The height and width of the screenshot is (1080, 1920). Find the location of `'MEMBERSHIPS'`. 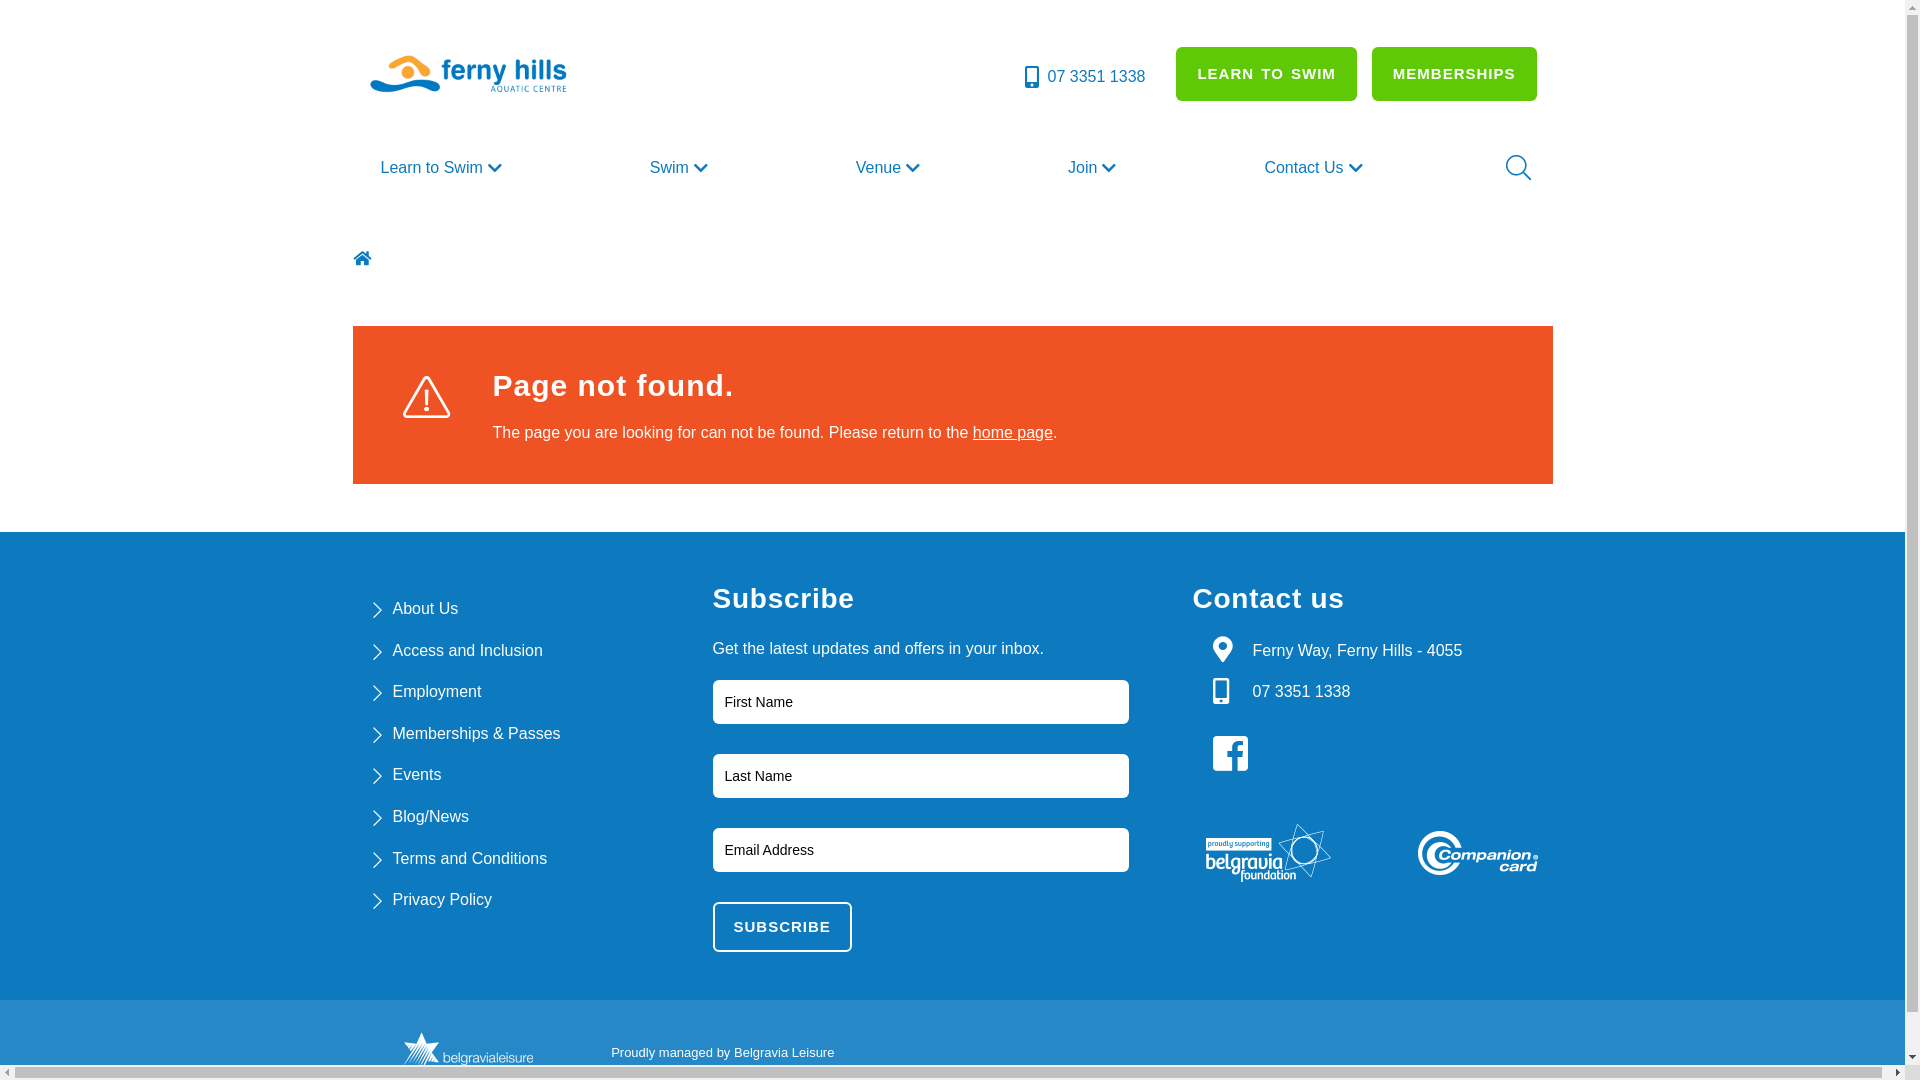

'MEMBERSHIPS' is located at coordinates (1454, 72).